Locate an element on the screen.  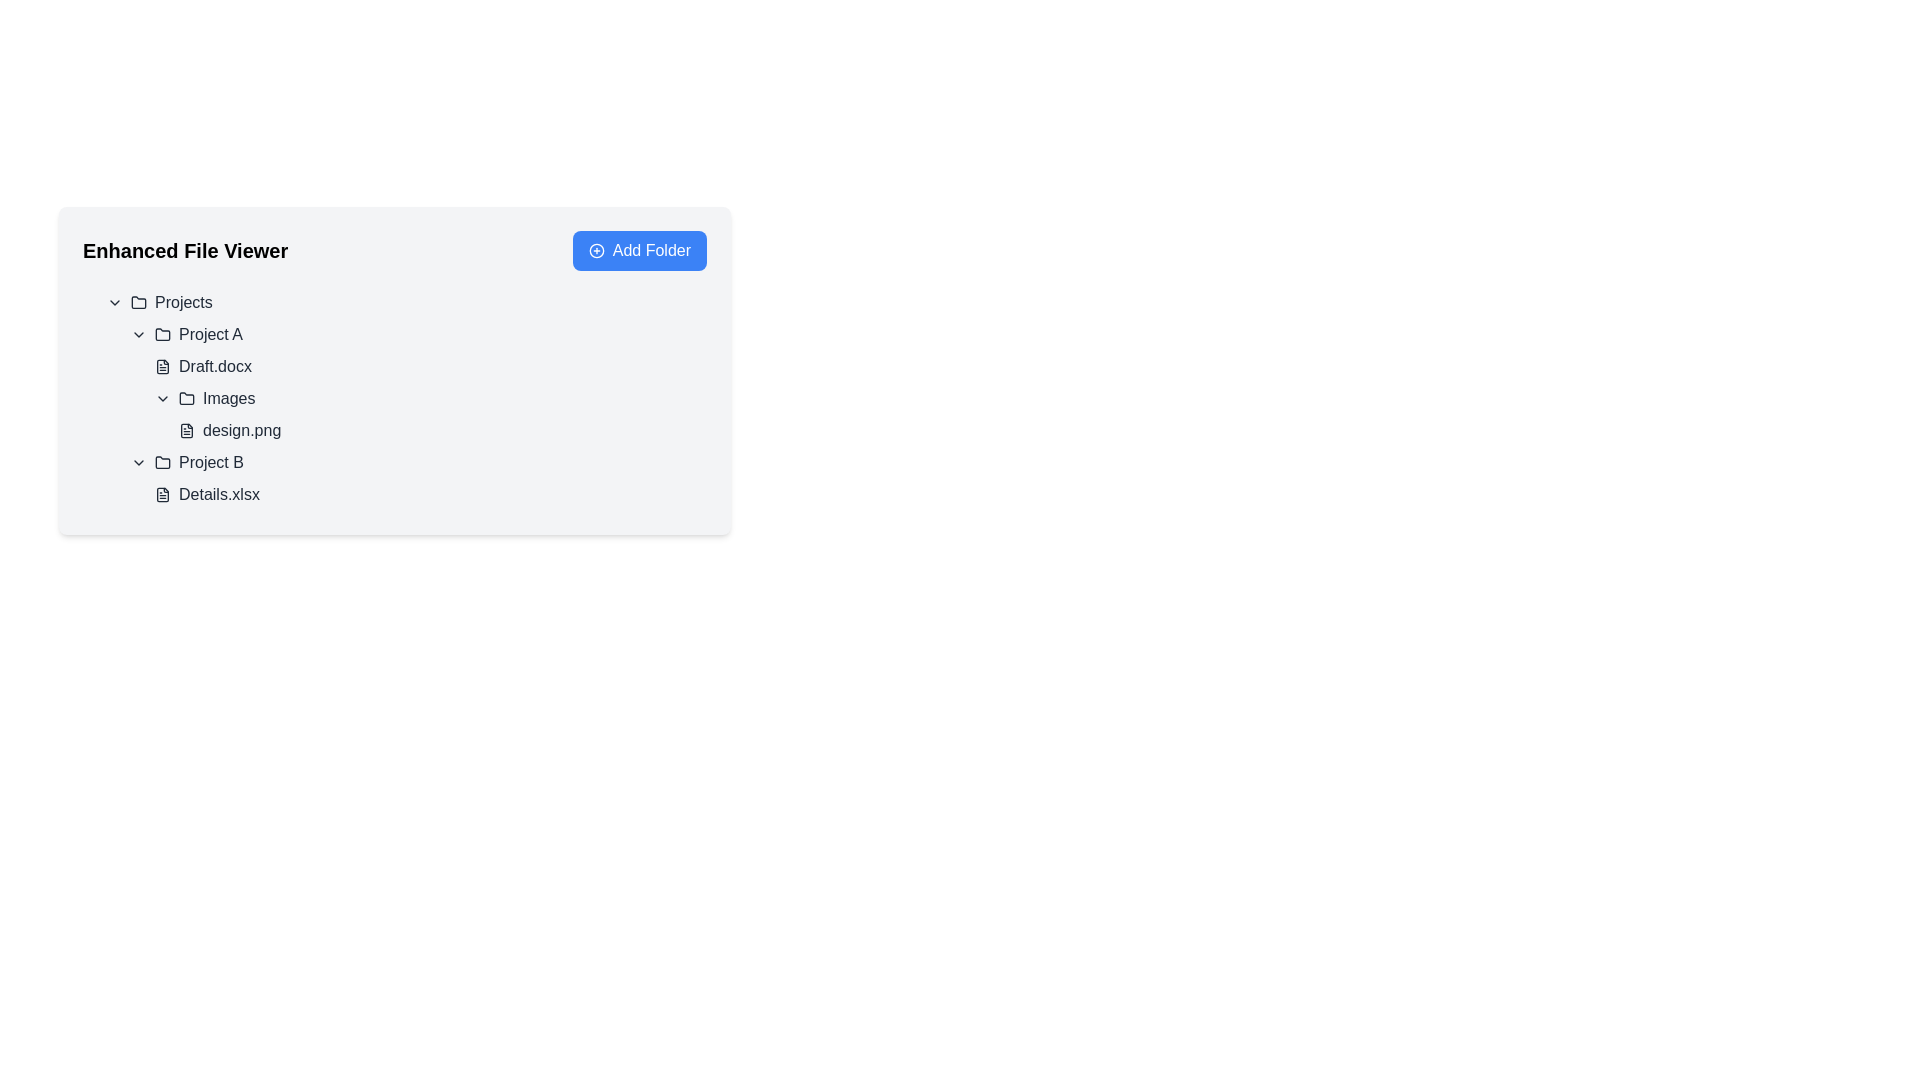
the 'Add Folder' text label within the button located at the top-right corner of the interface is located at coordinates (651, 249).